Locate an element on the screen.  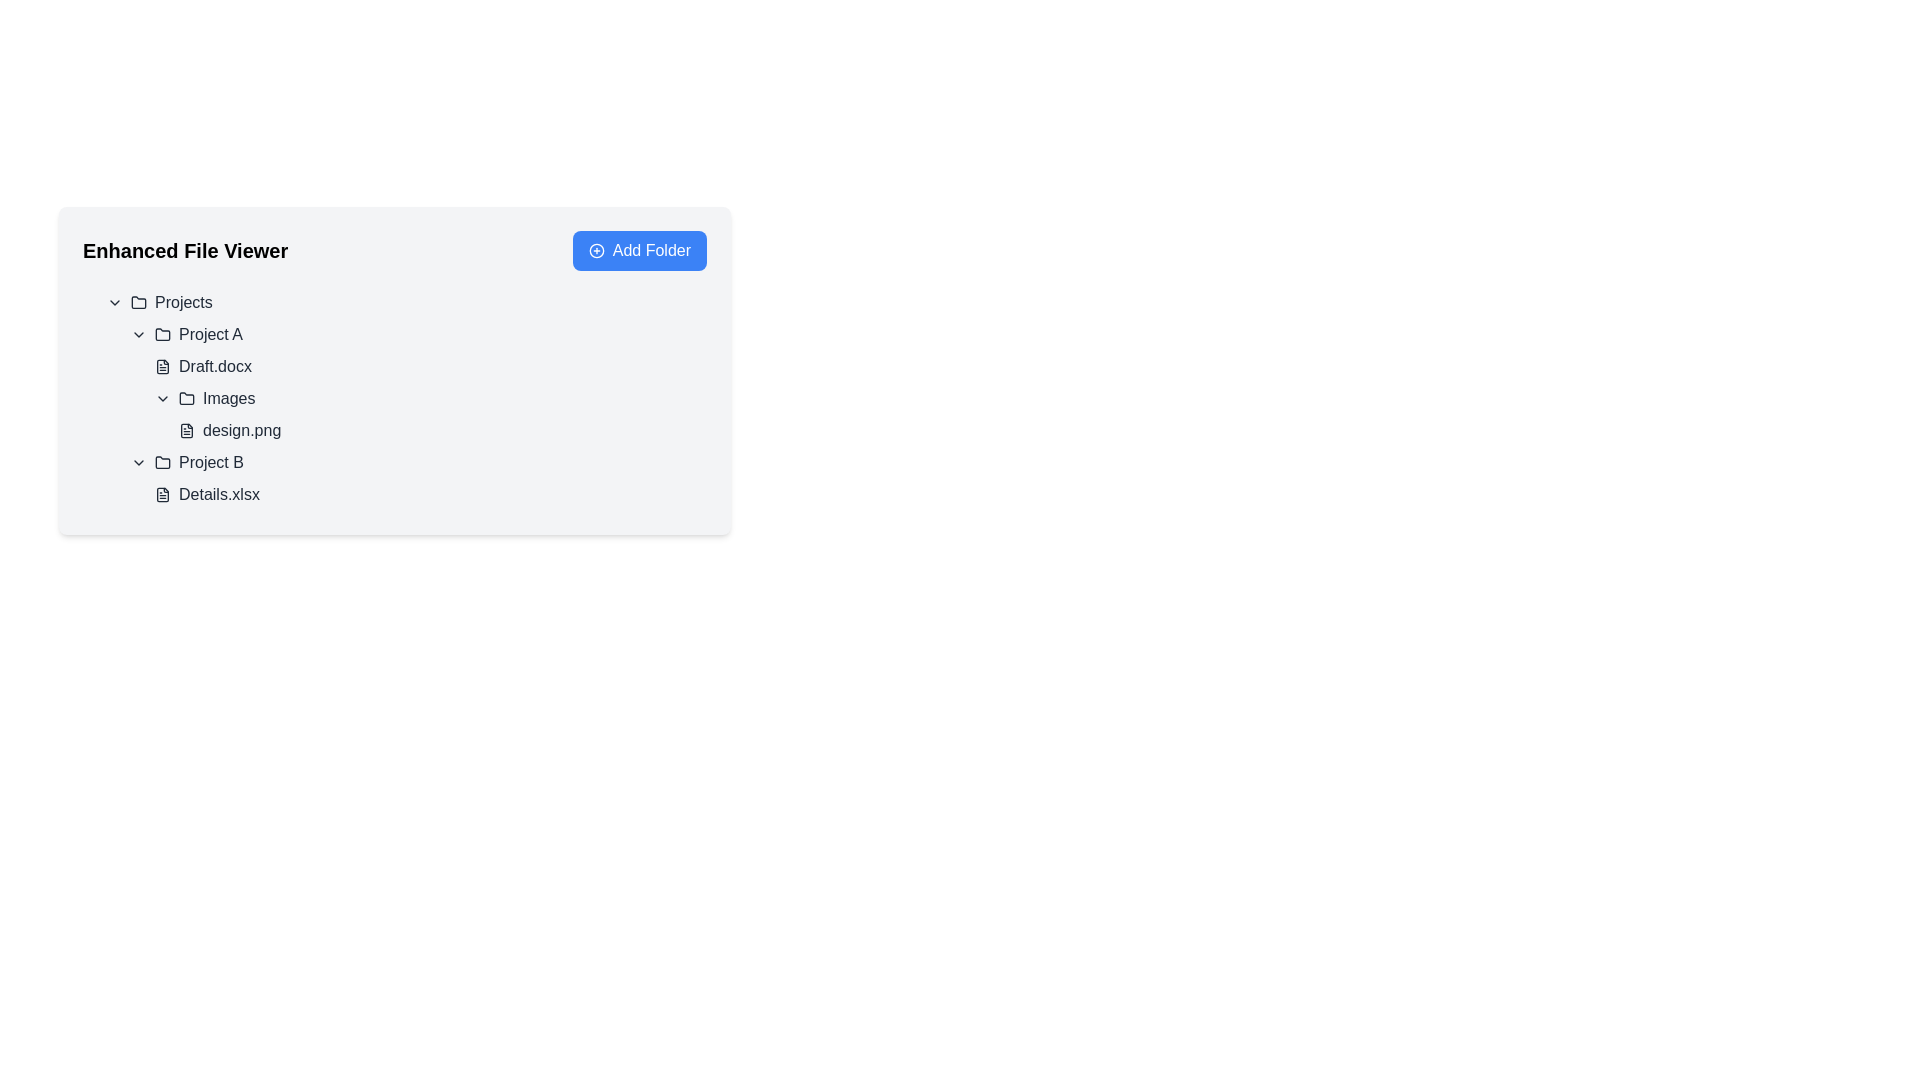
the 'Add Folder' text label within the button located at the top-right corner of the interface is located at coordinates (651, 249).